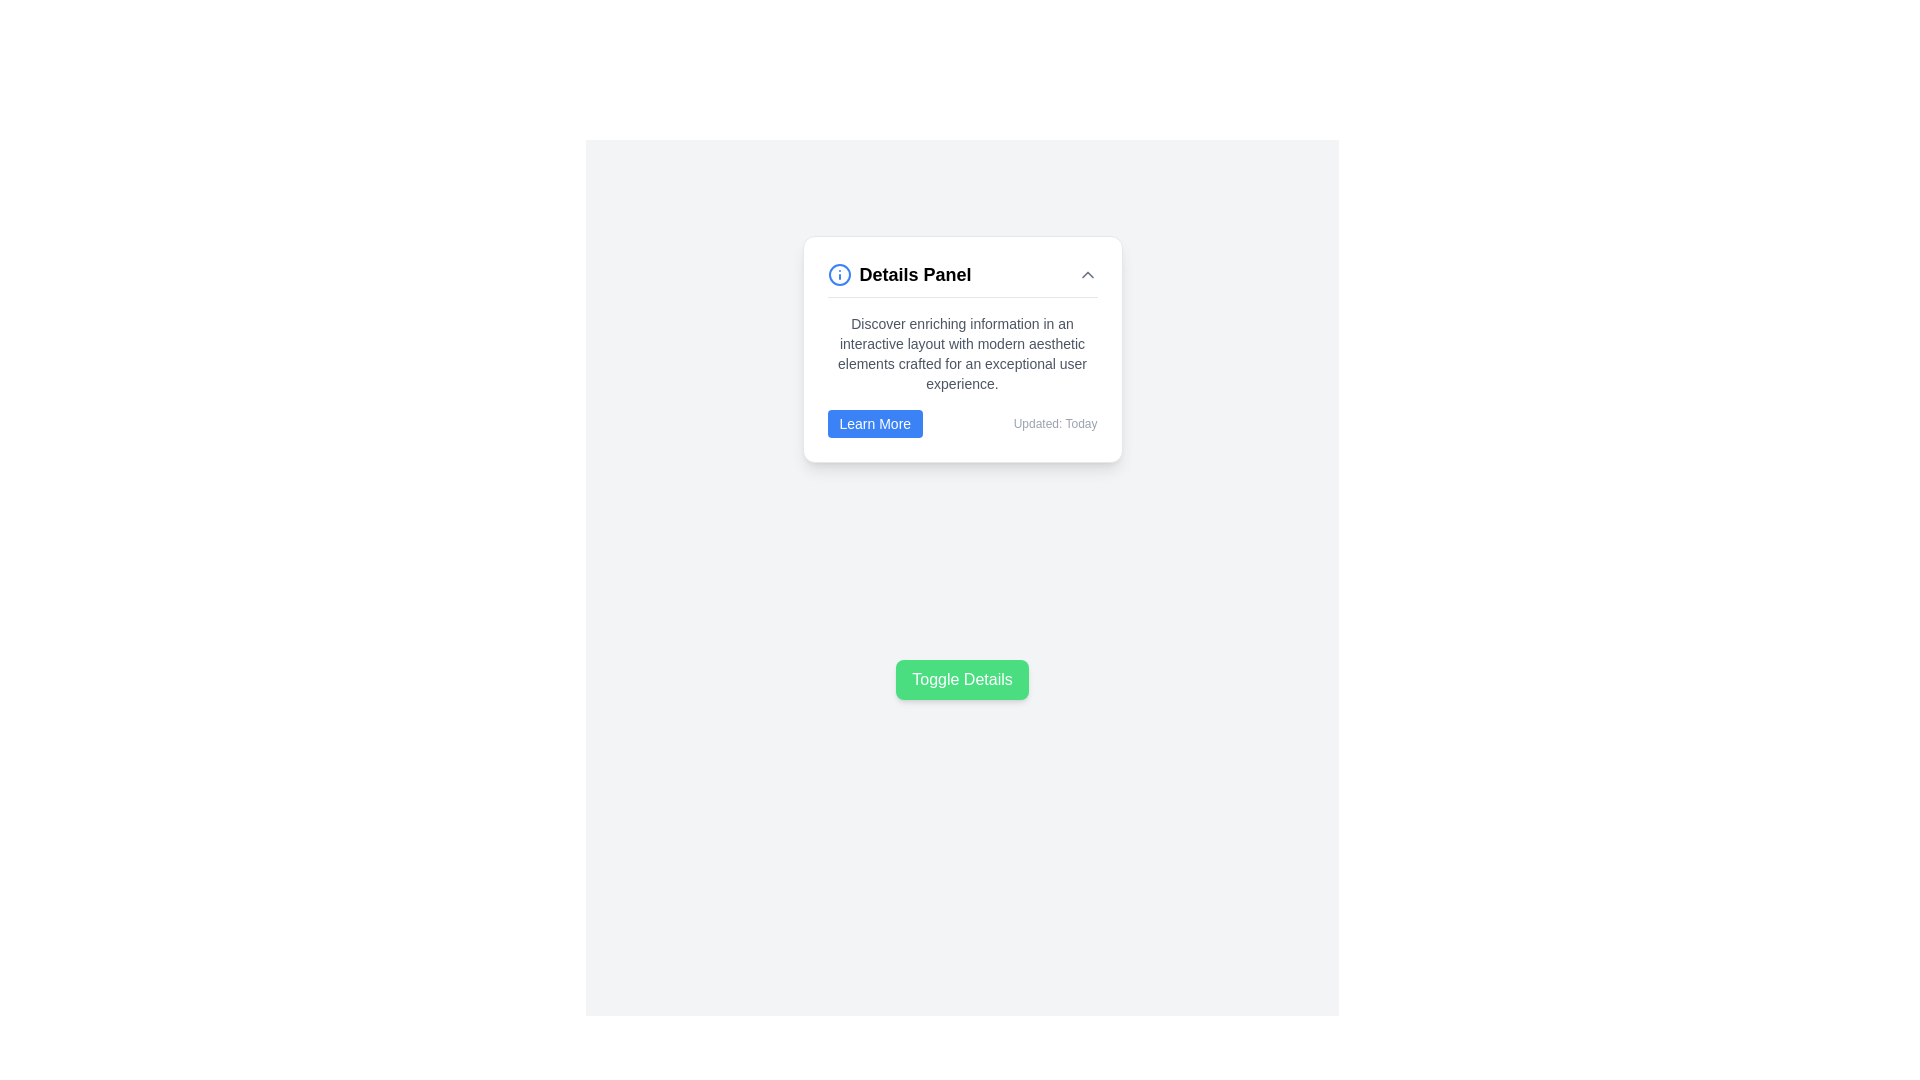 This screenshot has width=1920, height=1080. Describe the element at coordinates (962, 353) in the screenshot. I see `the descriptive text in the 'Details Panel' that reads: 'Discover enriching information in an interactive layout with modern aesthetic elements crafted for an exceptional user experience.'` at that location.